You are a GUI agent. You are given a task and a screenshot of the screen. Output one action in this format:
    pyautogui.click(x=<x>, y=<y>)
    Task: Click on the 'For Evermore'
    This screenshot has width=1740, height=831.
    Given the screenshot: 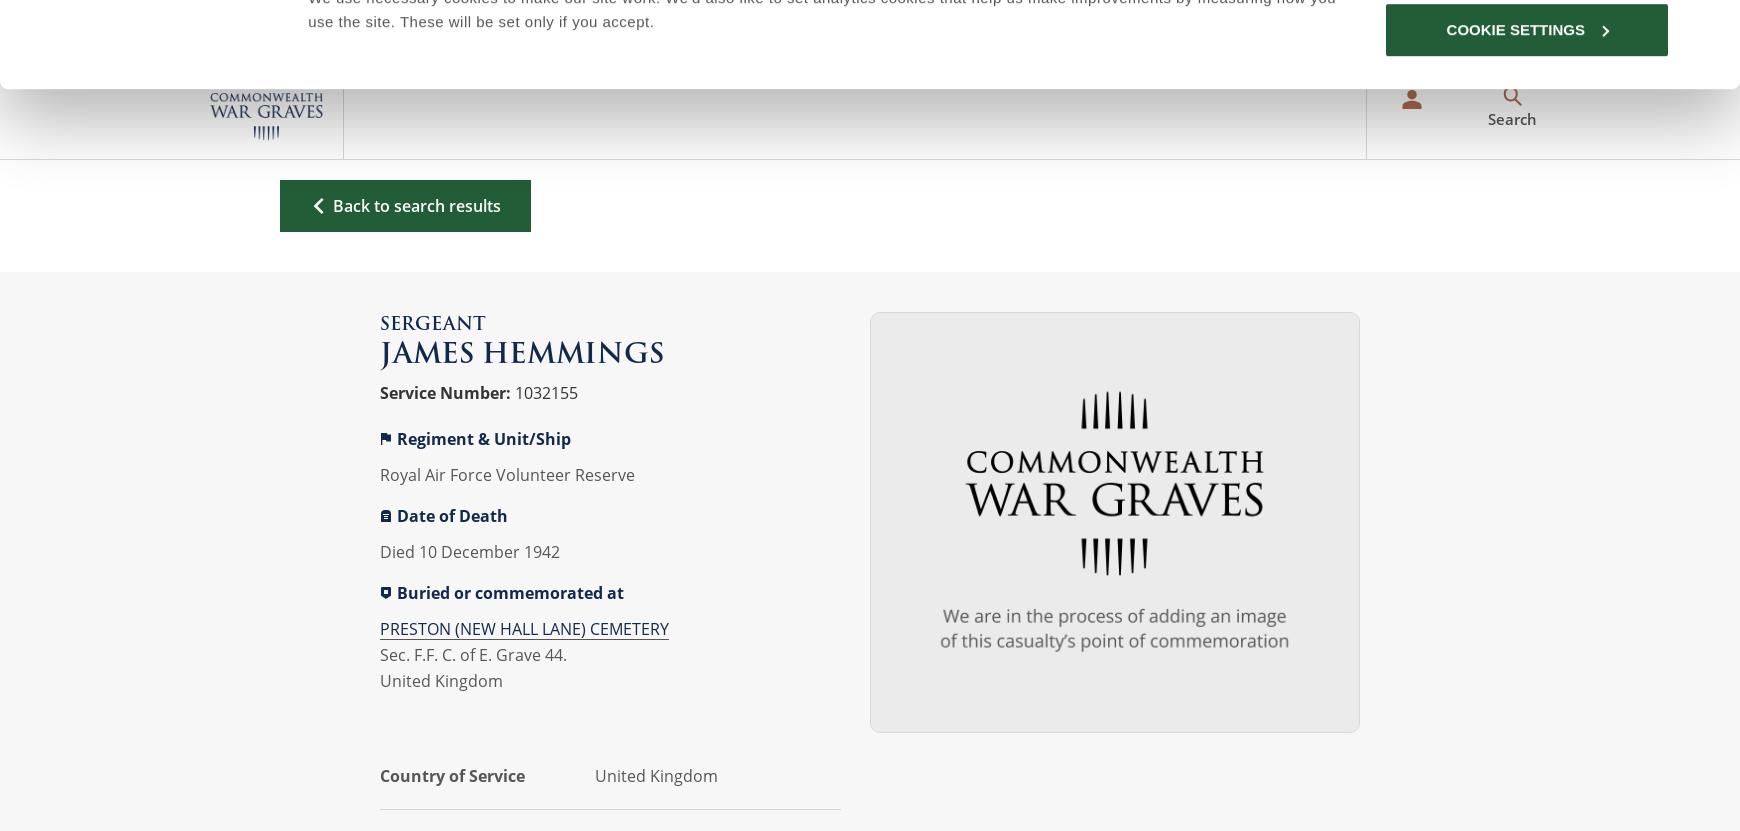 What is the action you would take?
    pyautogui.click(x=1191, y=106)
    